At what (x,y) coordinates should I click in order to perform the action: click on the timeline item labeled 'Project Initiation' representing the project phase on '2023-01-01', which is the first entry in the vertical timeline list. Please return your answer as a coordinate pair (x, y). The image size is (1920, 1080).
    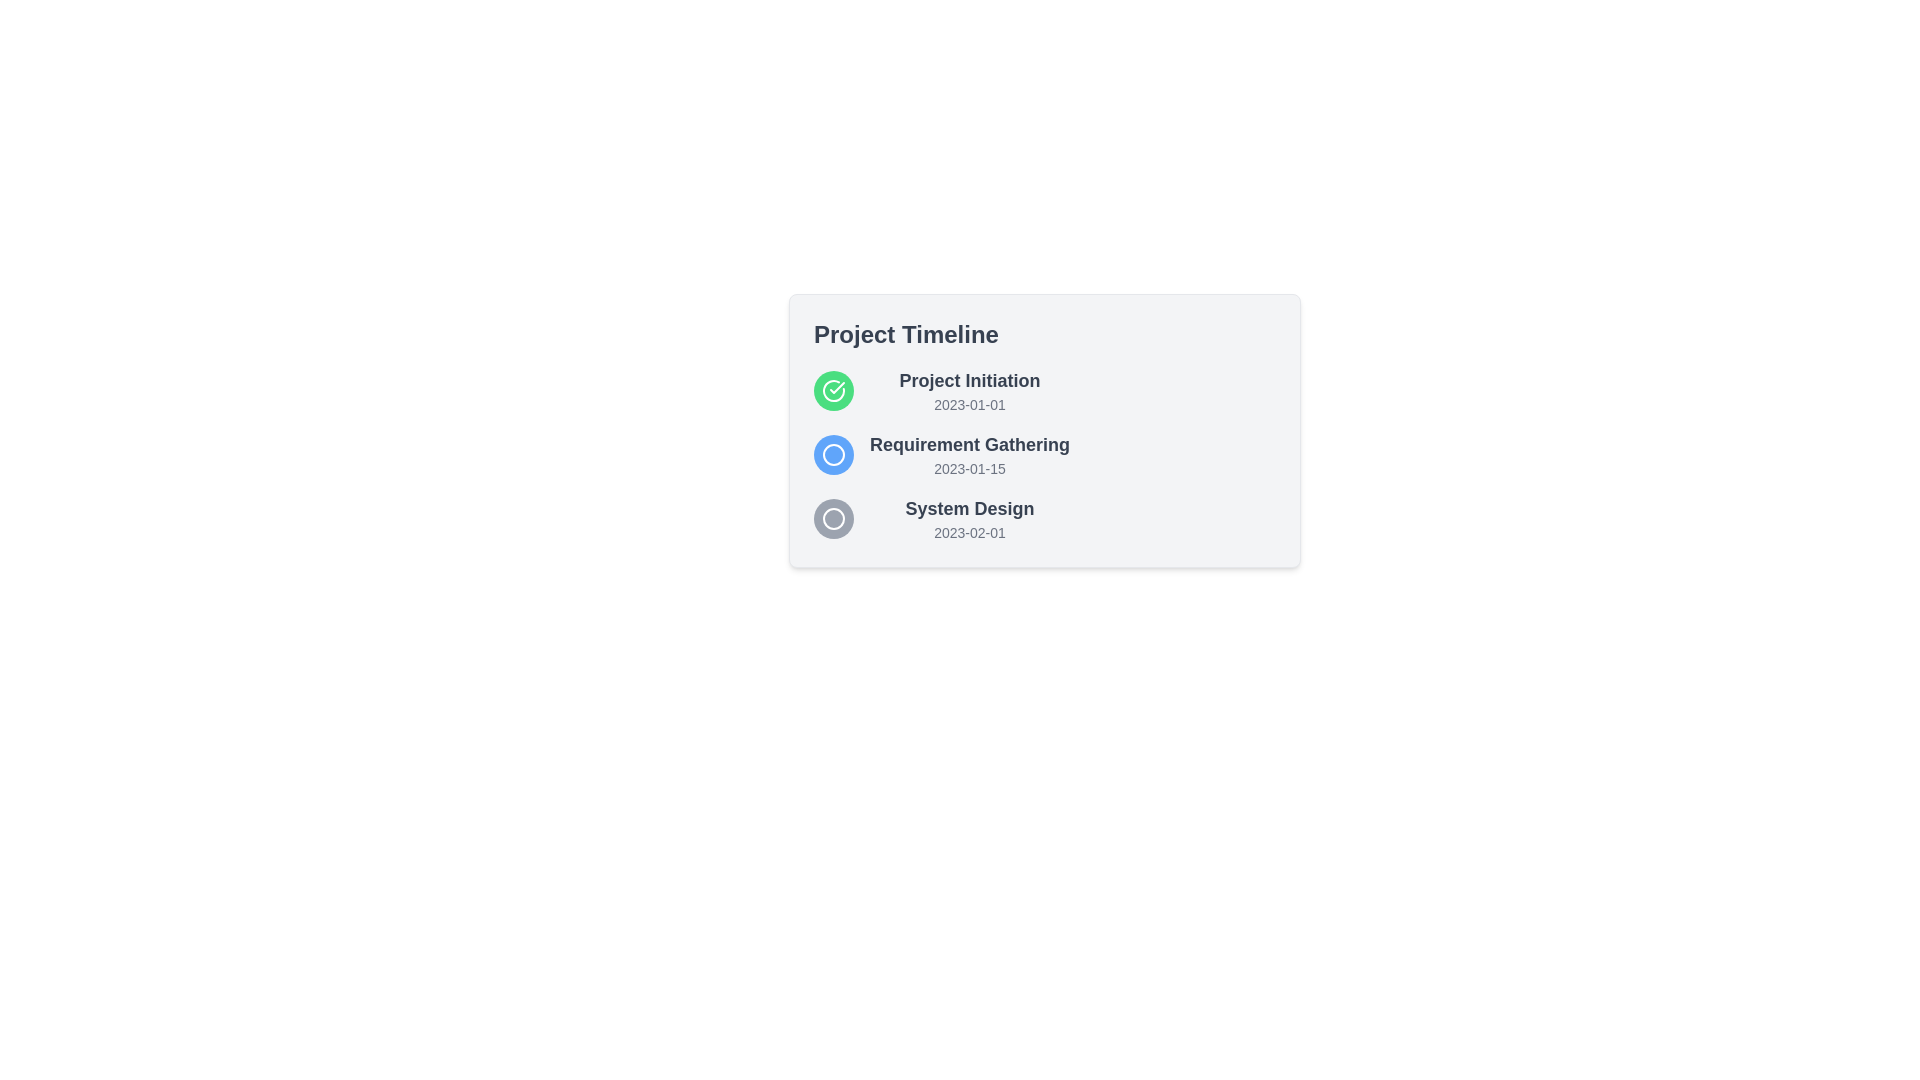
    Looking at the image, I should click on (940, 390).